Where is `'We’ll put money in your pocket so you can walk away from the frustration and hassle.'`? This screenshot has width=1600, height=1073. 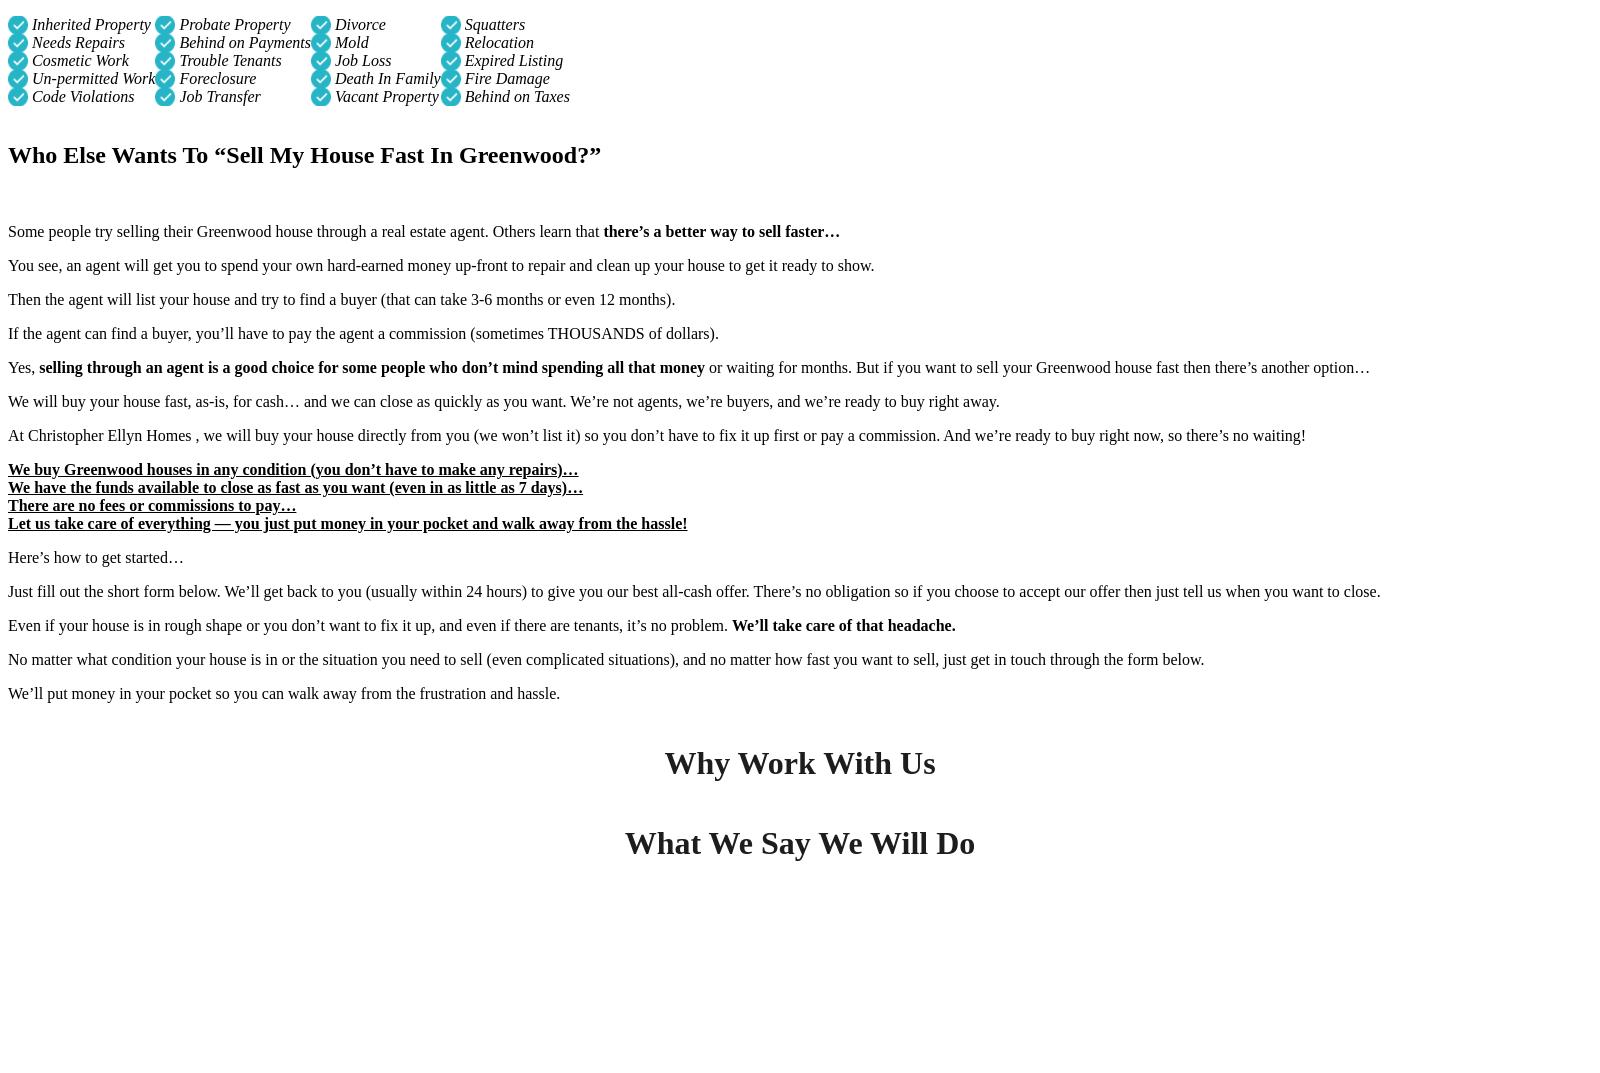
'We’ll put money in your pocket so you can walk away from the frustration and hassle.' is located at coordinates (284, 692).